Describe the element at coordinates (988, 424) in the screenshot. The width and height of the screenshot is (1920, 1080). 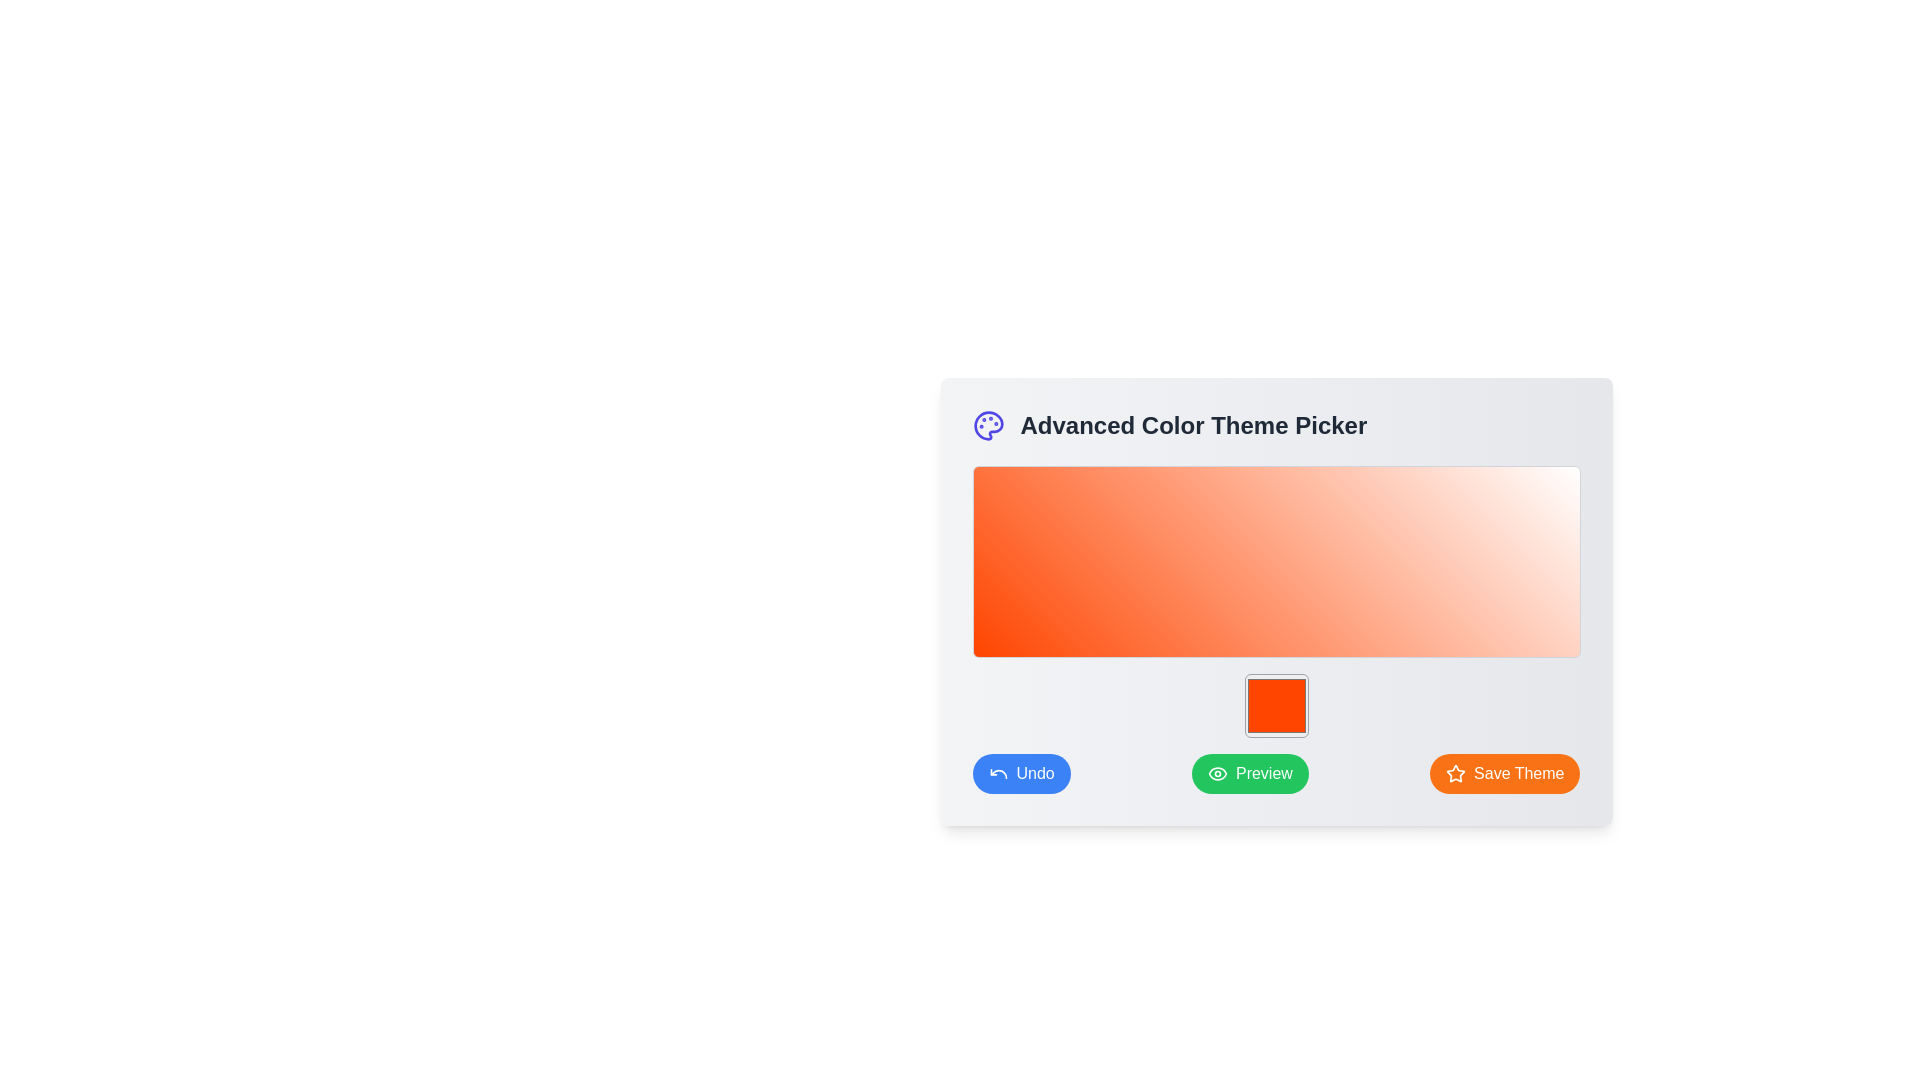
I see `the indigo-colored palette icon with five circular spots located to the left of the 'Advanced Color Theme Picker' text in the header` at that location.